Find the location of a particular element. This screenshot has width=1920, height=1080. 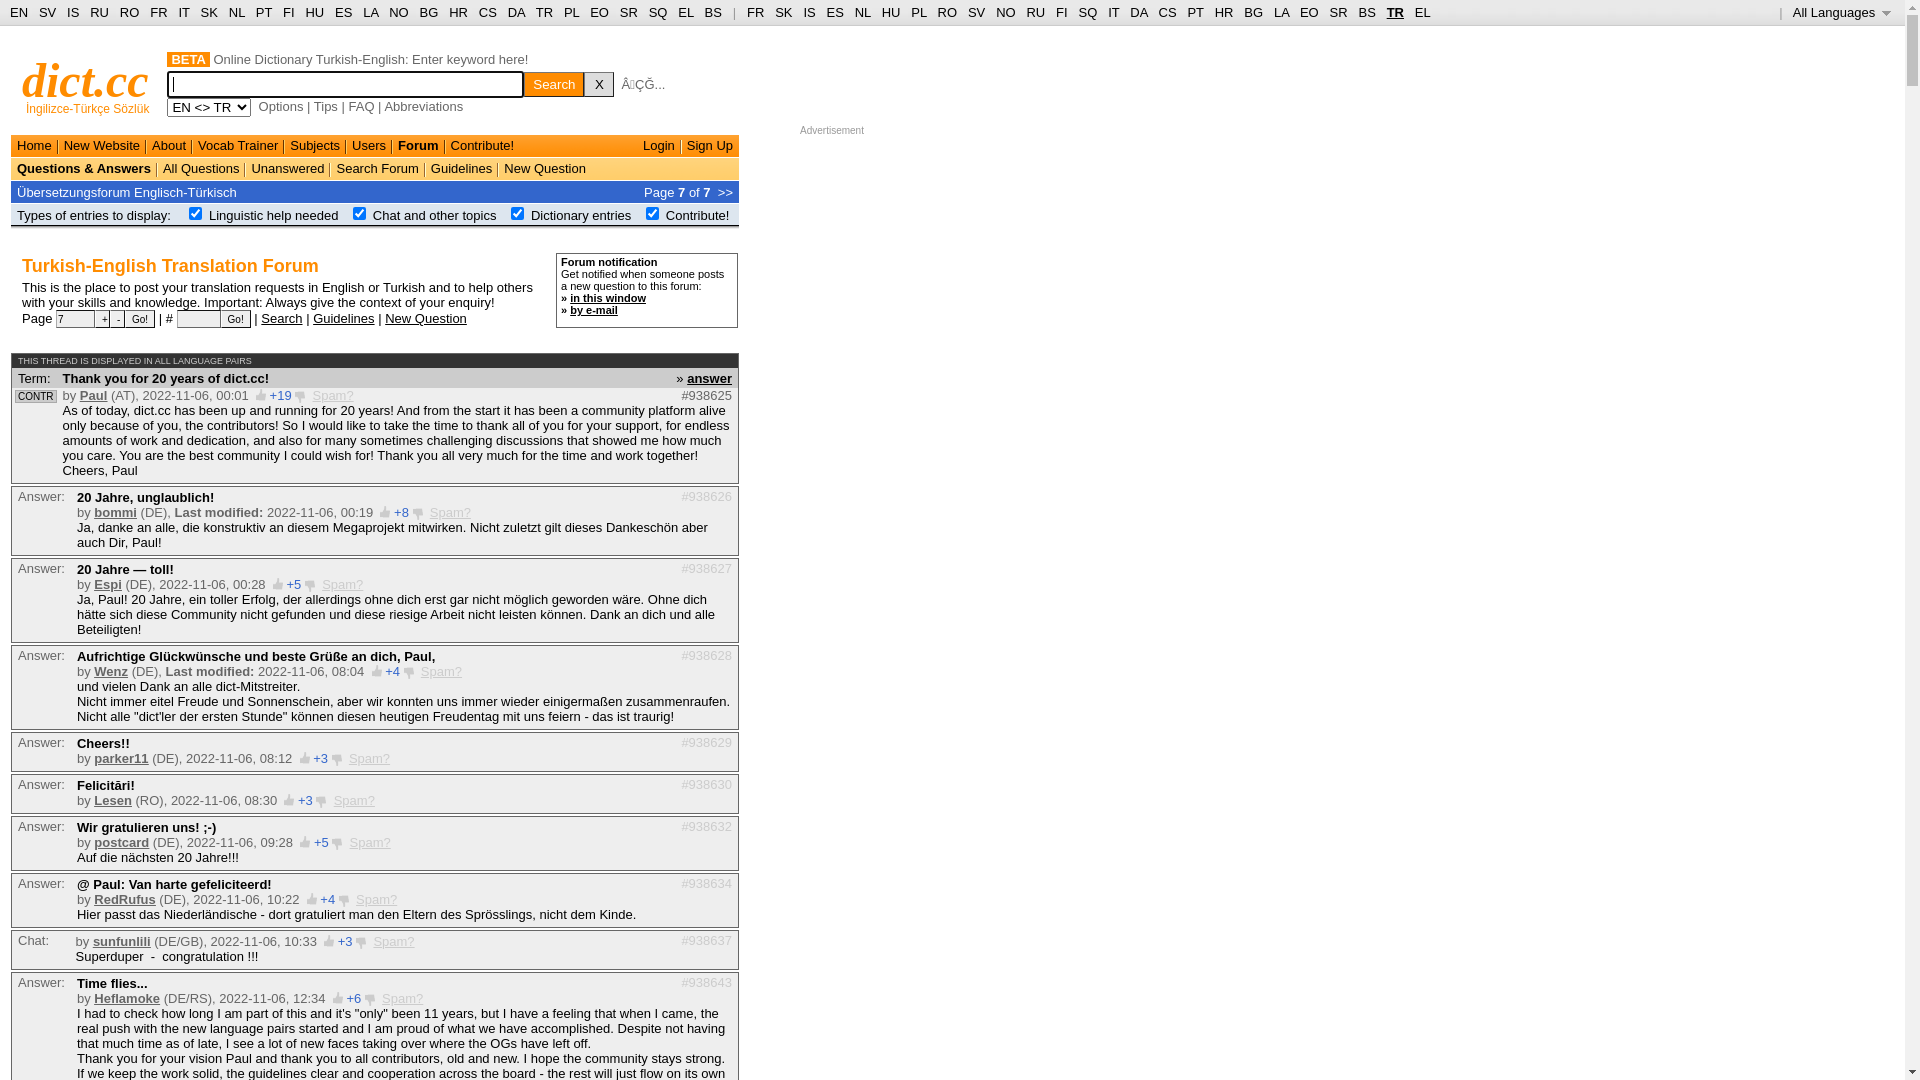

'CS' is located at coordinates (488, 12).